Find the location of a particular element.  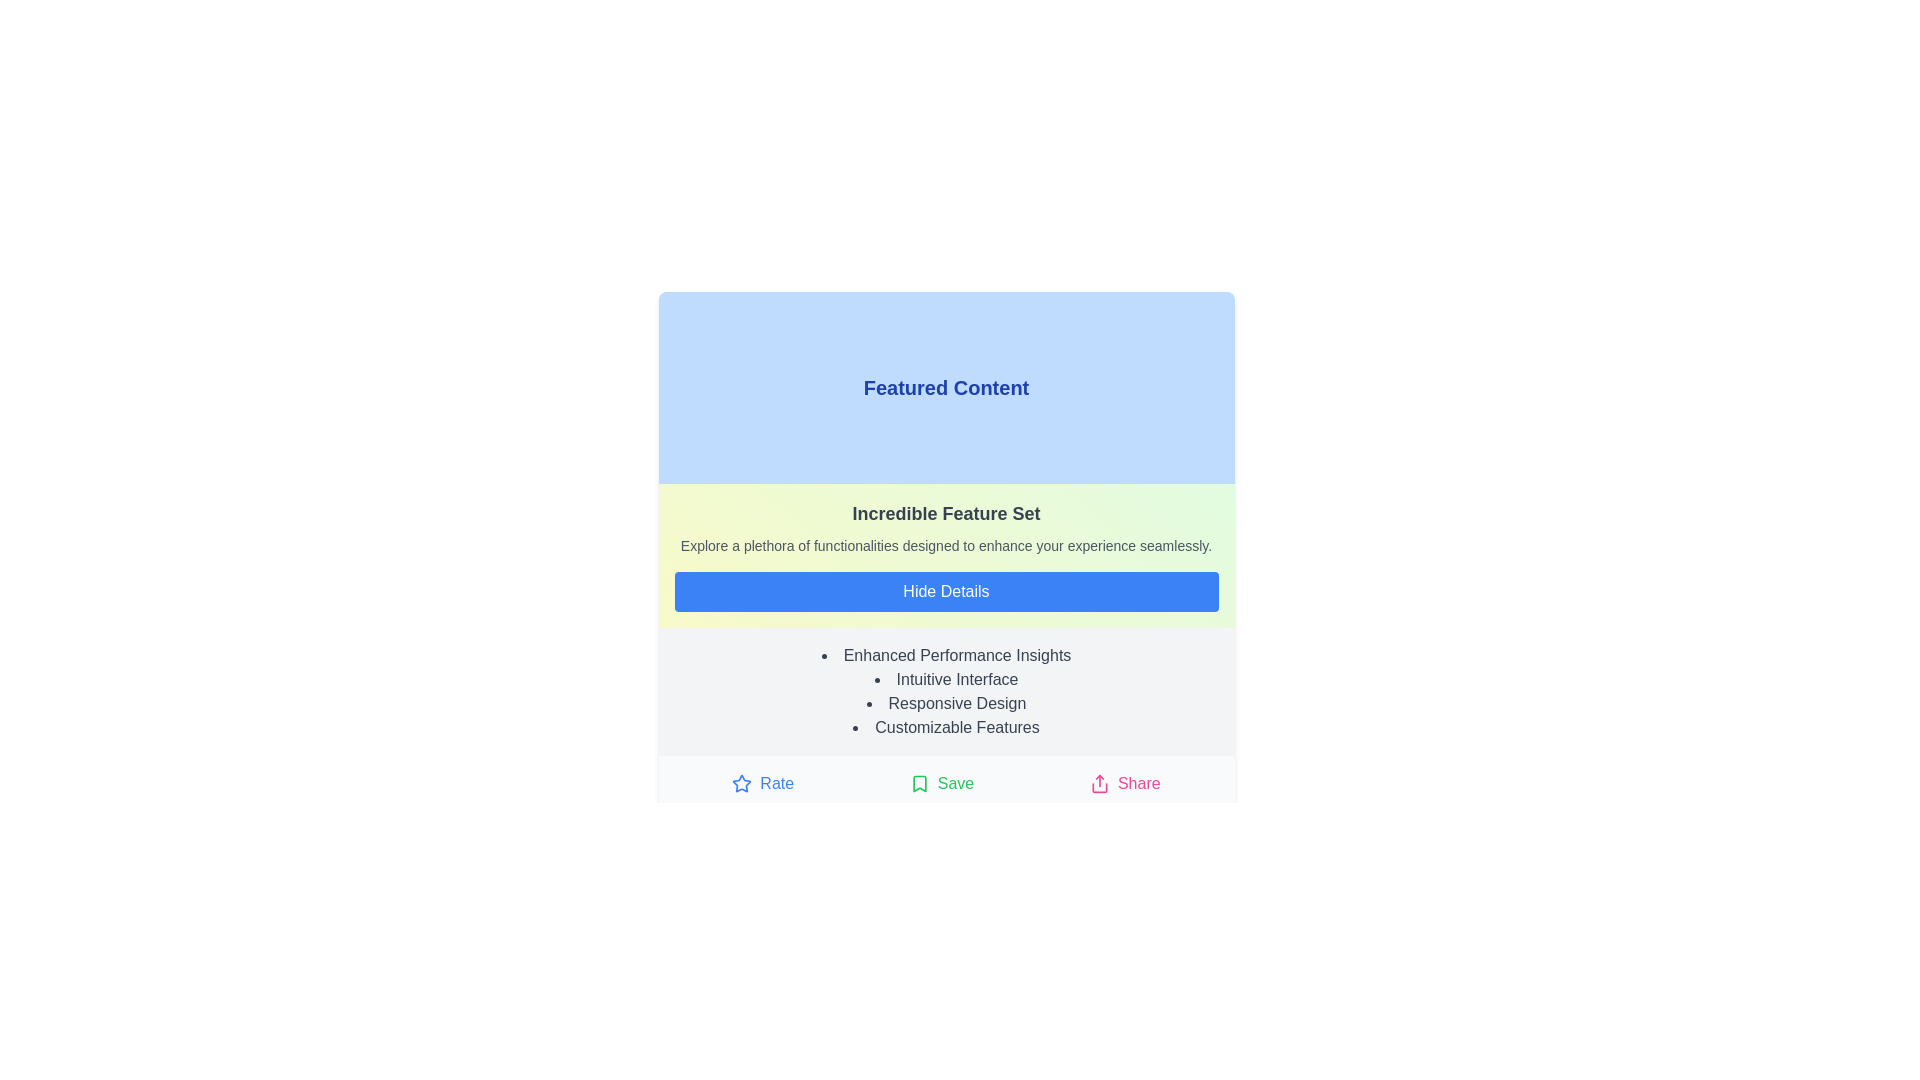

the bookmark-like icon that represents the 'Save' action, located below the 'Hide Details' button and beside the 'Rate' and 'Share' actions is located at coordinates (918, 782).